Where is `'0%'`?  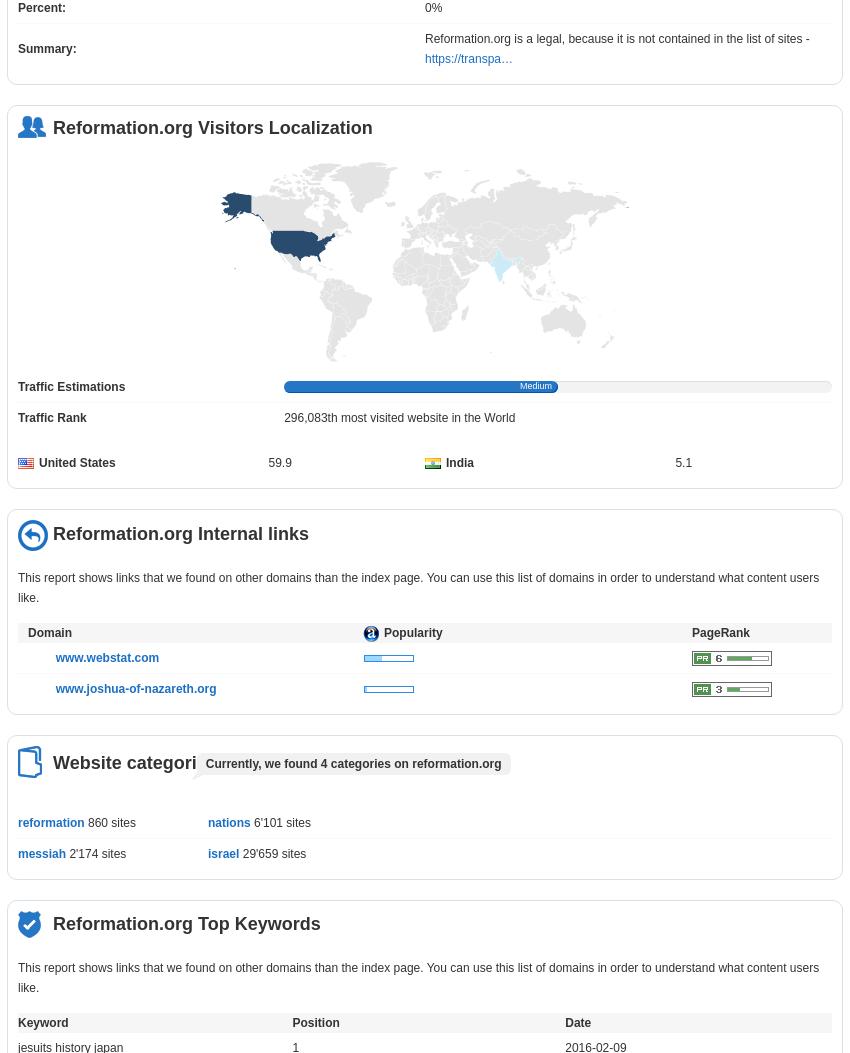
'0%' is located at coordinates (432, 8).